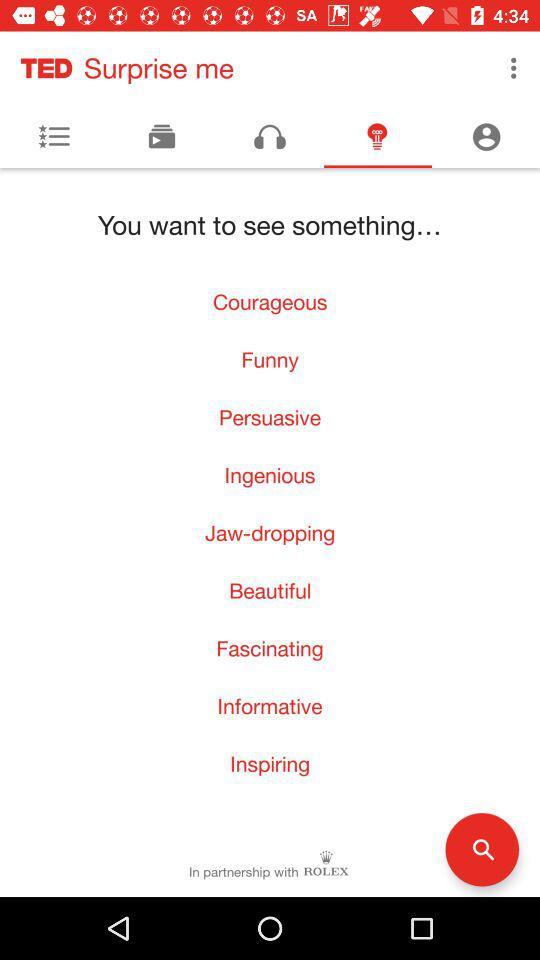 The width and height of the screenshot is (540, 960). Describe the element at coordinates (270, 301) in the screenshot. I see `the icon above the funny icon` at that location.